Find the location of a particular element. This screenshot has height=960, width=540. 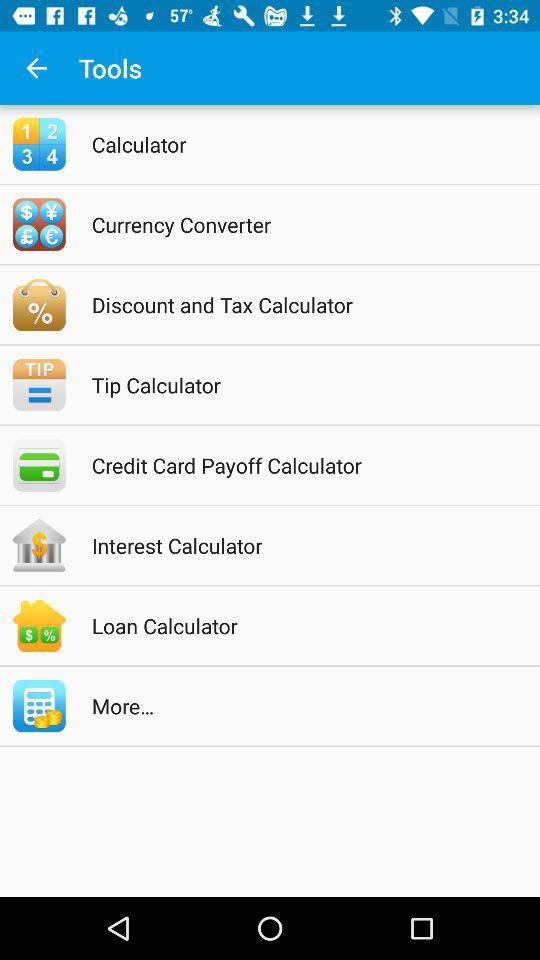

the icon next to tools app is located at coordinates (36, 68).